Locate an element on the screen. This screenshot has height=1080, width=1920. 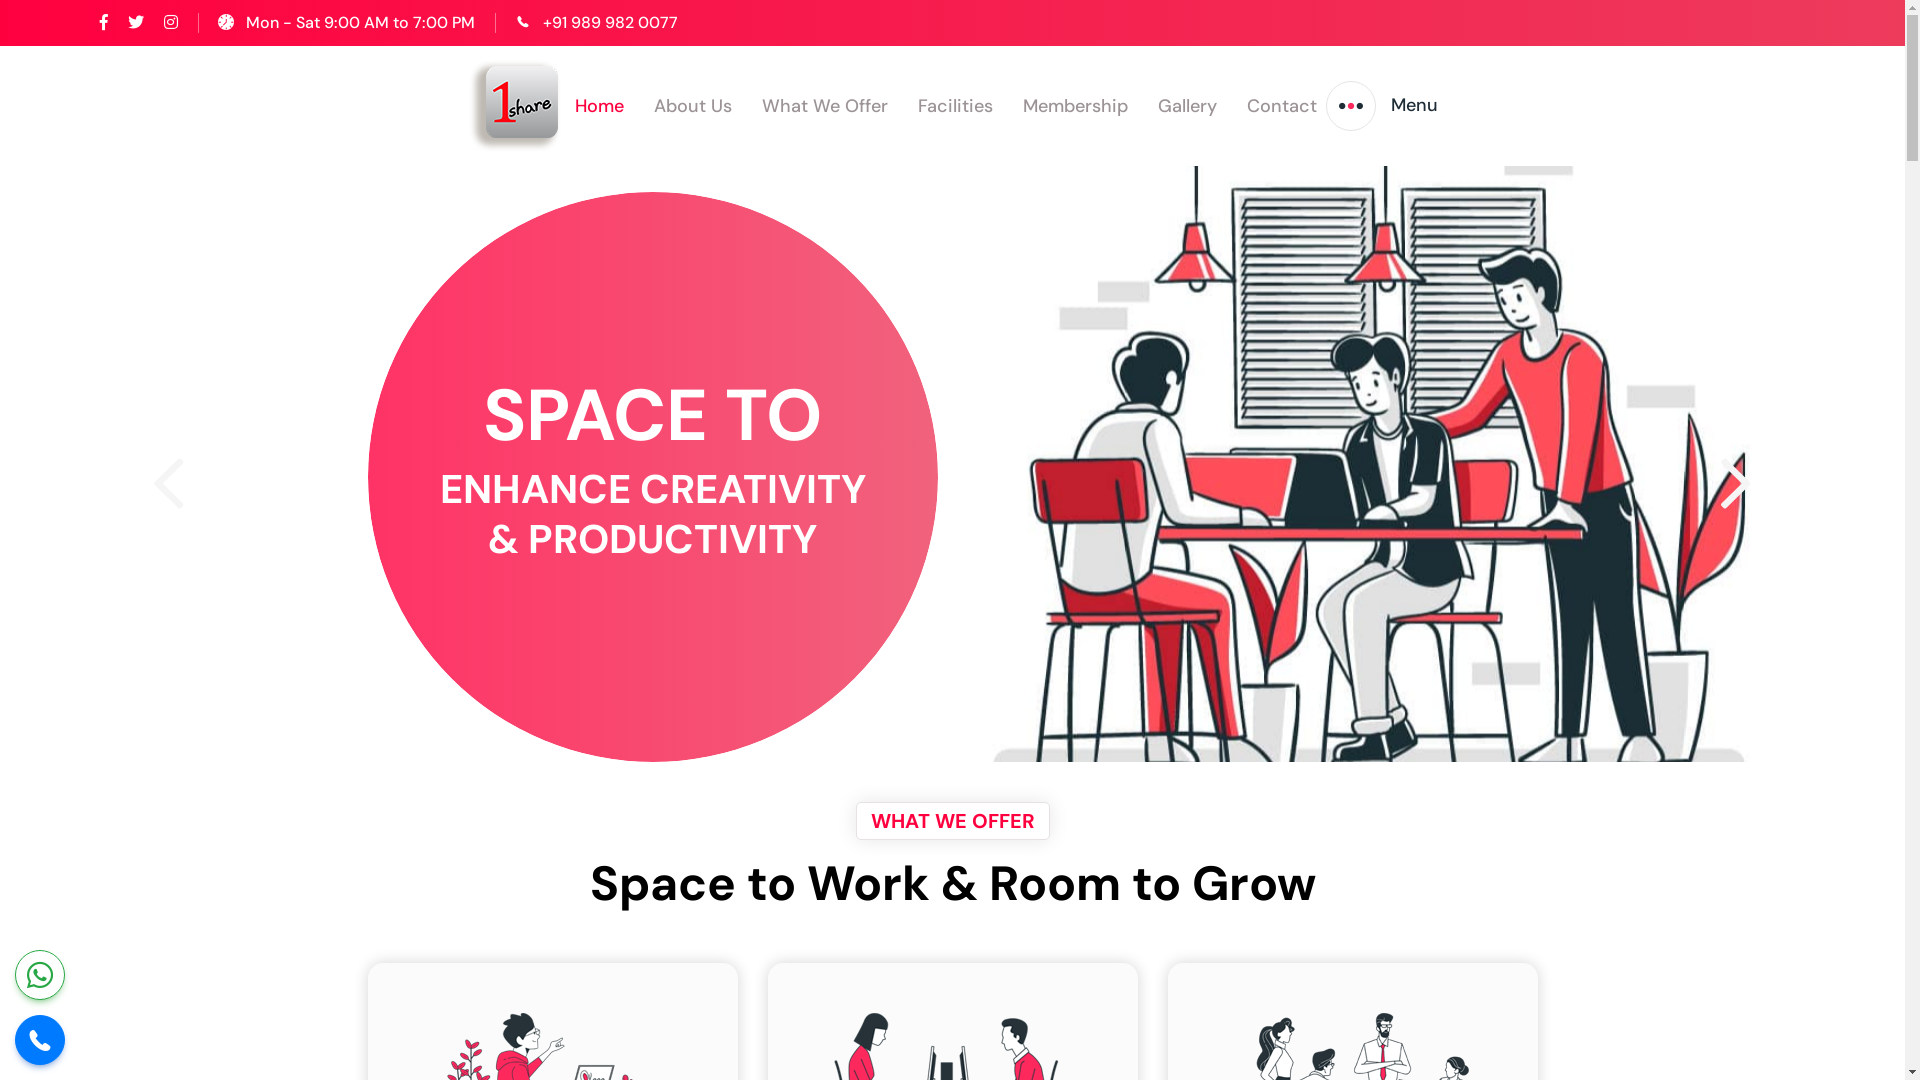
'Facilities' is located at coordinates (916, 105).